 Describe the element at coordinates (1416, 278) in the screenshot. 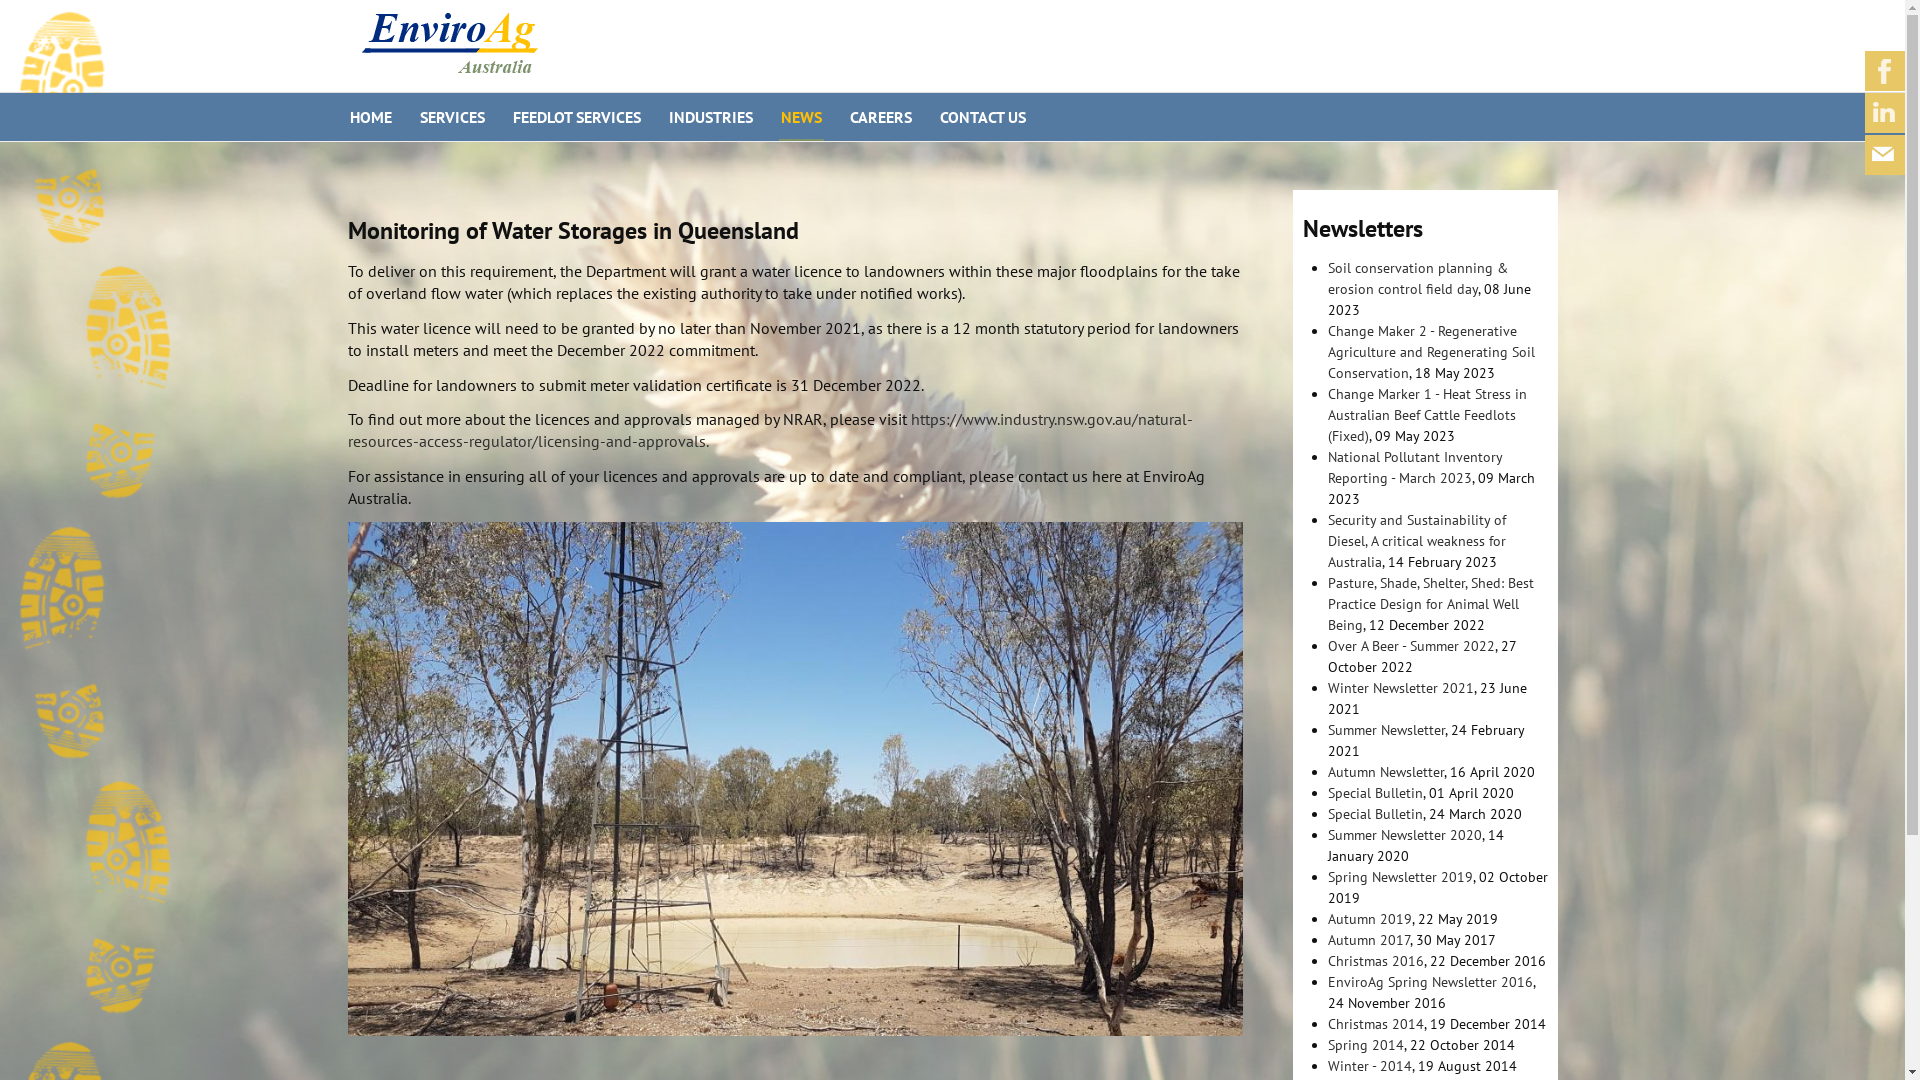

I see `'Soil conservation planning & erosion control field day'` at that location.